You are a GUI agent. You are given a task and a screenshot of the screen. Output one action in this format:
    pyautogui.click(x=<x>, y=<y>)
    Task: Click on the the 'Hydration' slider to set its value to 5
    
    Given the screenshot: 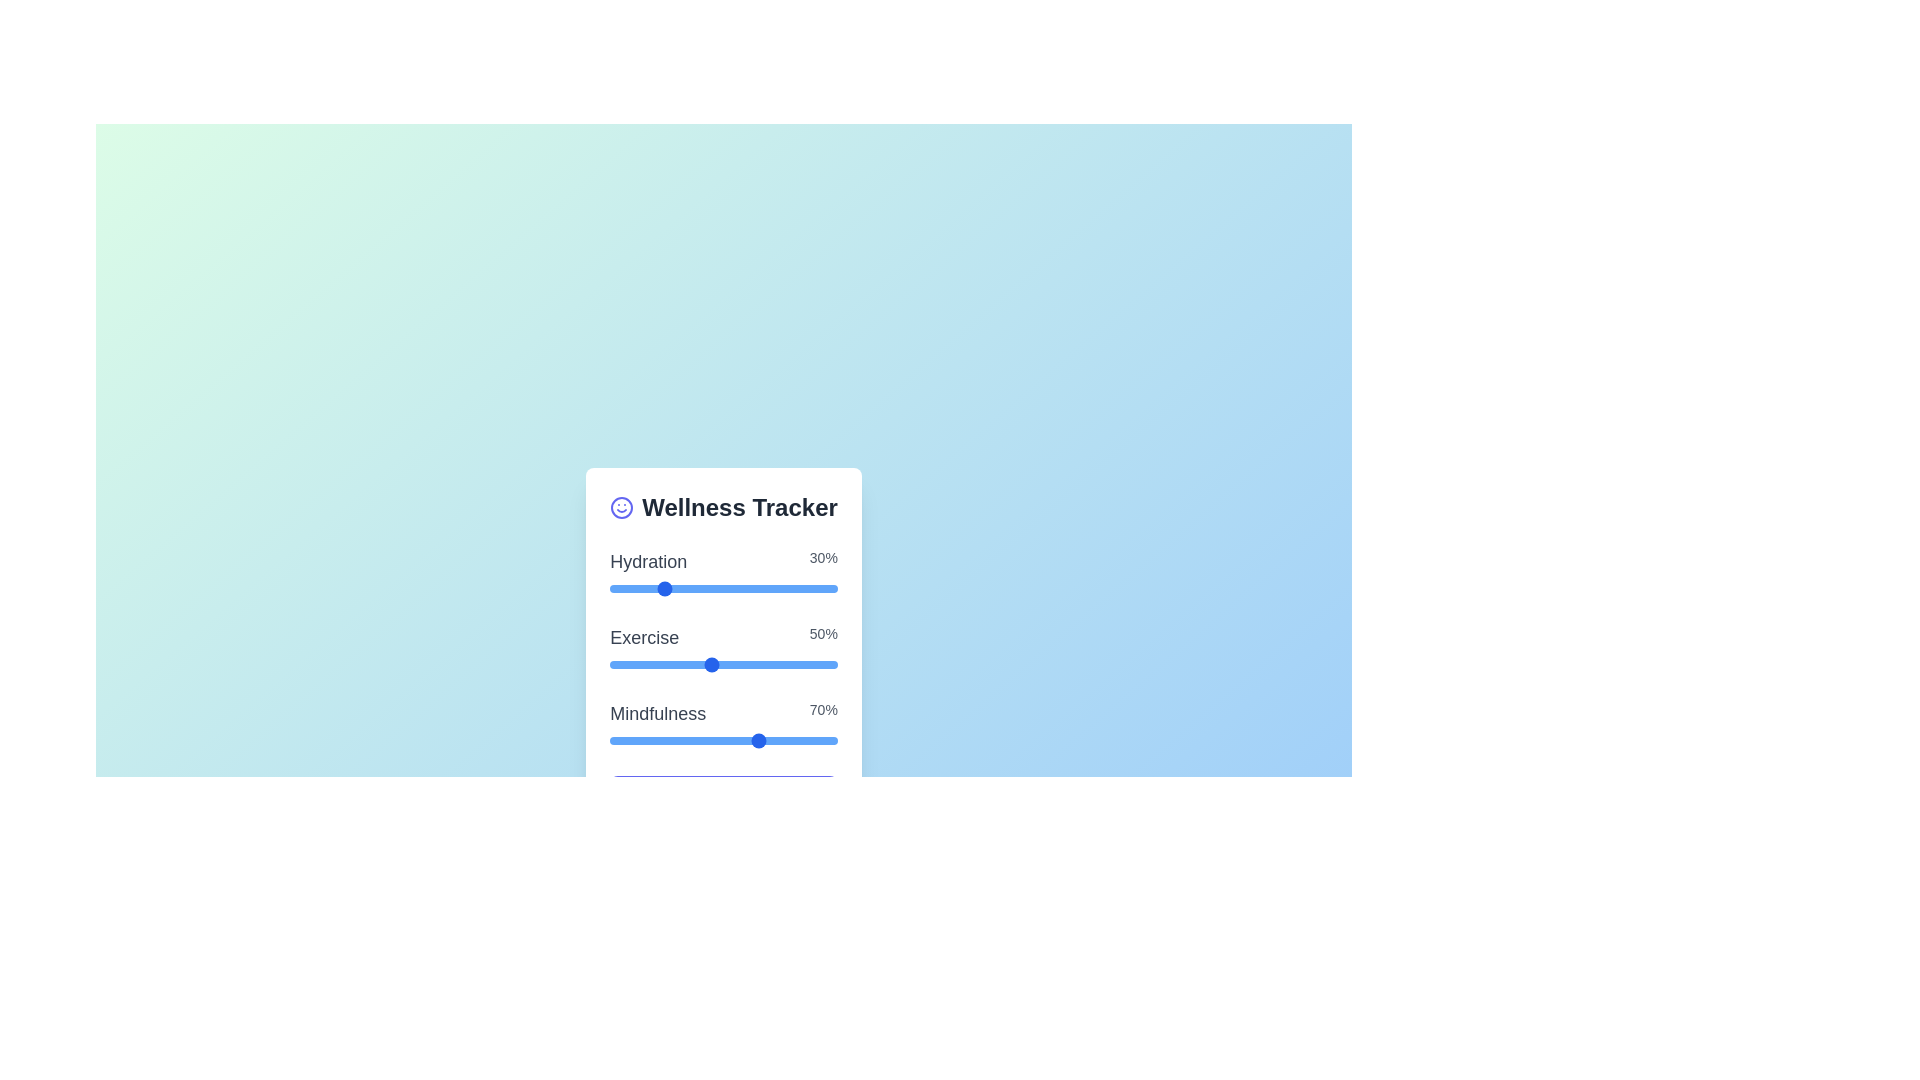 What is the action you would take?
    pyautogui.click(x=710, y=588)
    